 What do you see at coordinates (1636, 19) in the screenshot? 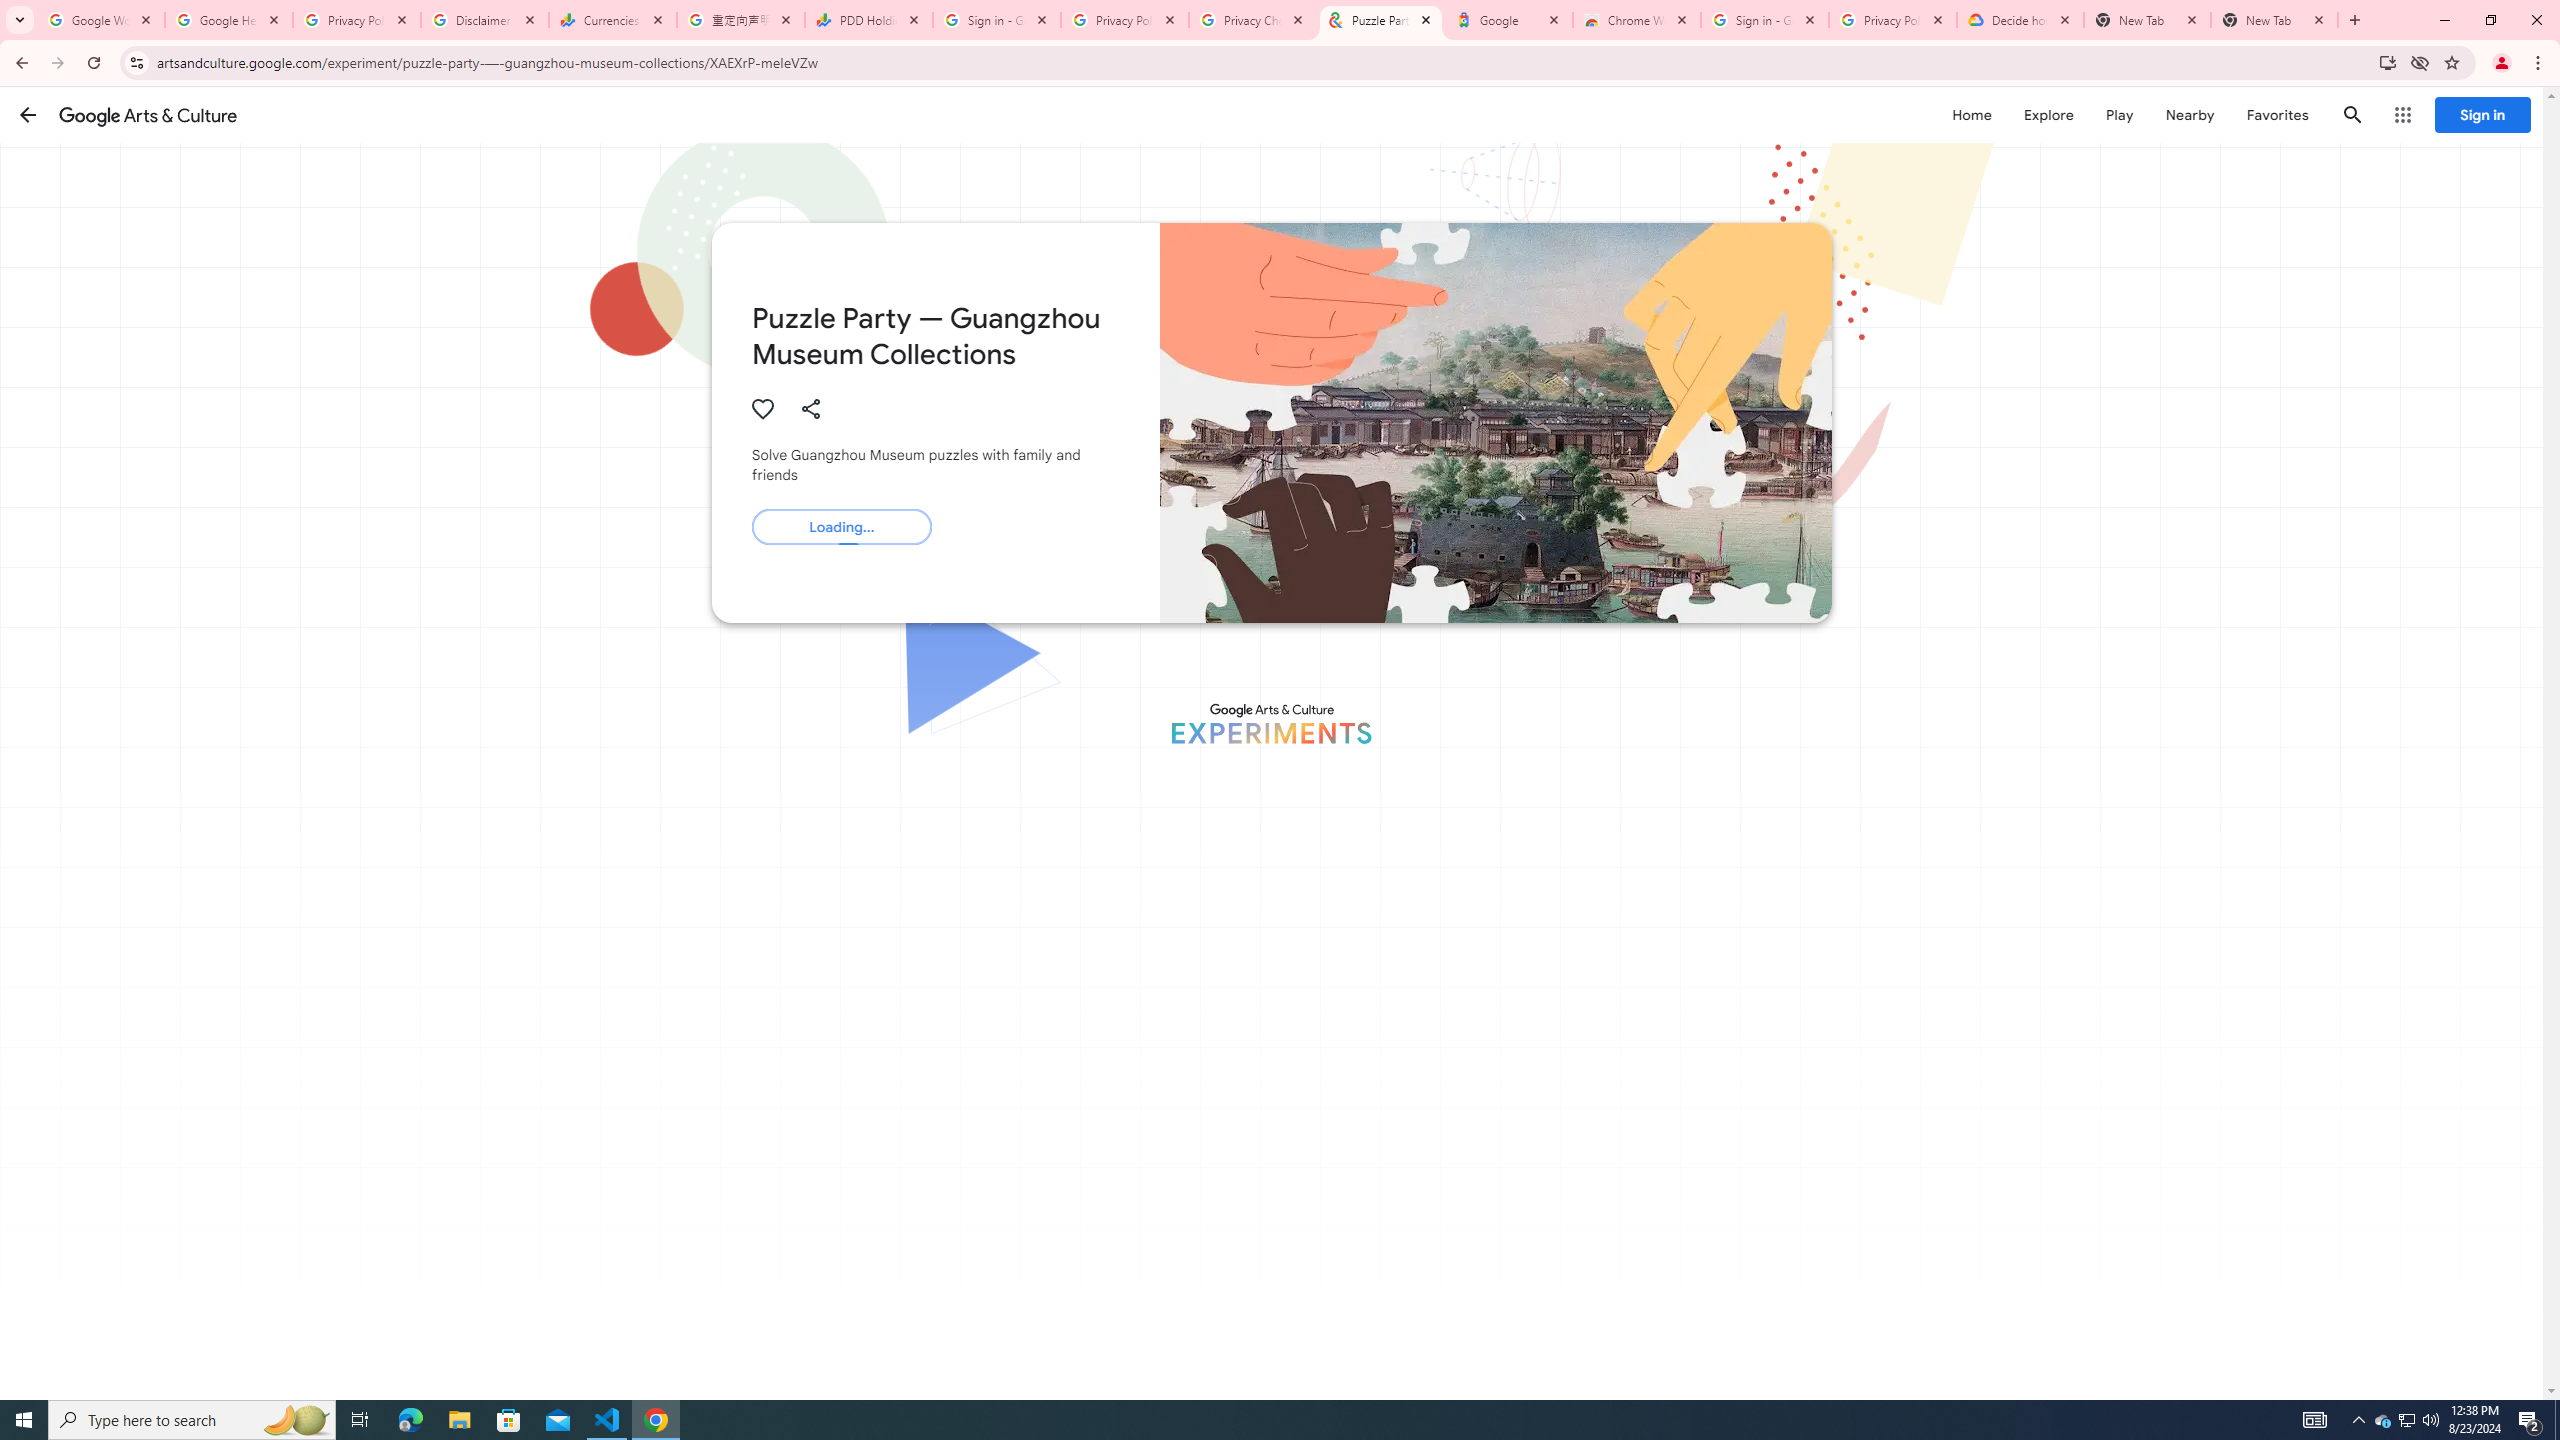
I see `'Chrome Web Store - Color themes by Chrome'` at bounding box center [1636, 19].